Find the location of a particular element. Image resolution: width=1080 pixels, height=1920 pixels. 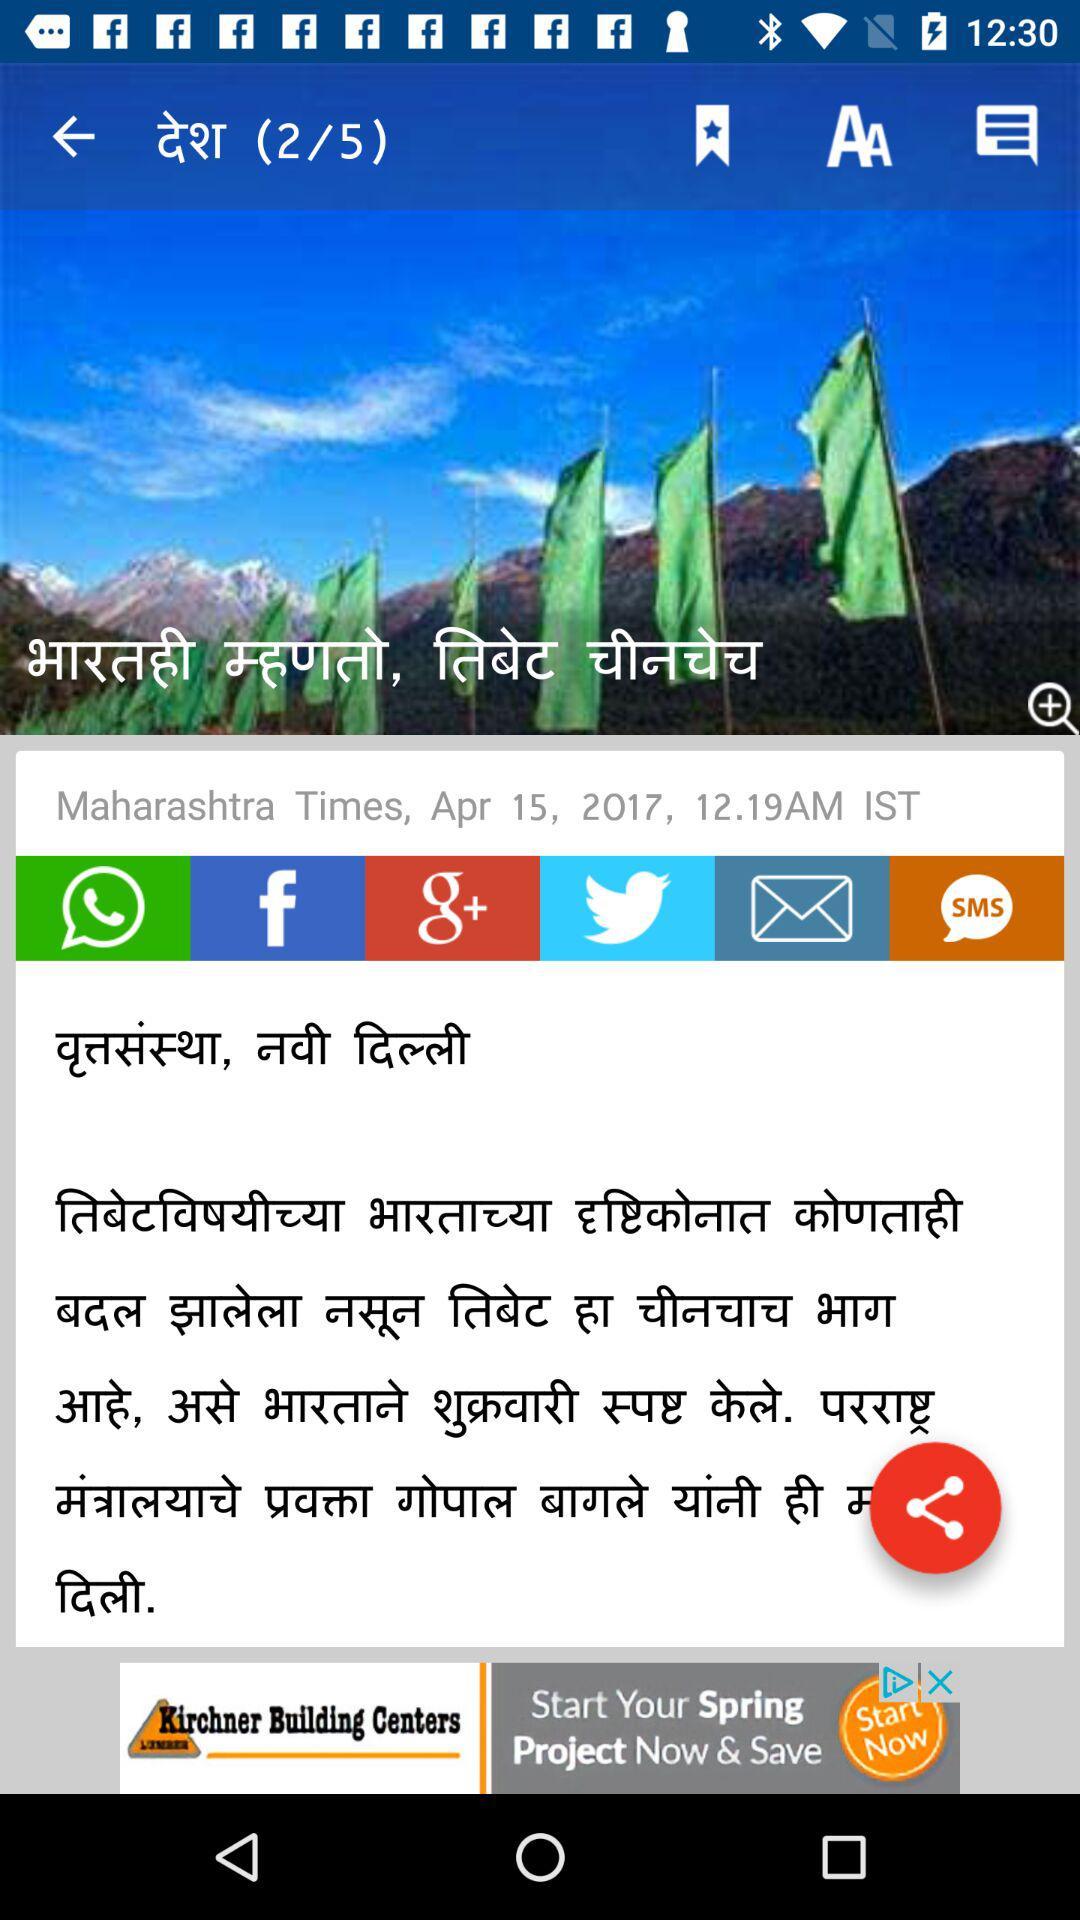

tweet option is located at coordinates (626, 907).